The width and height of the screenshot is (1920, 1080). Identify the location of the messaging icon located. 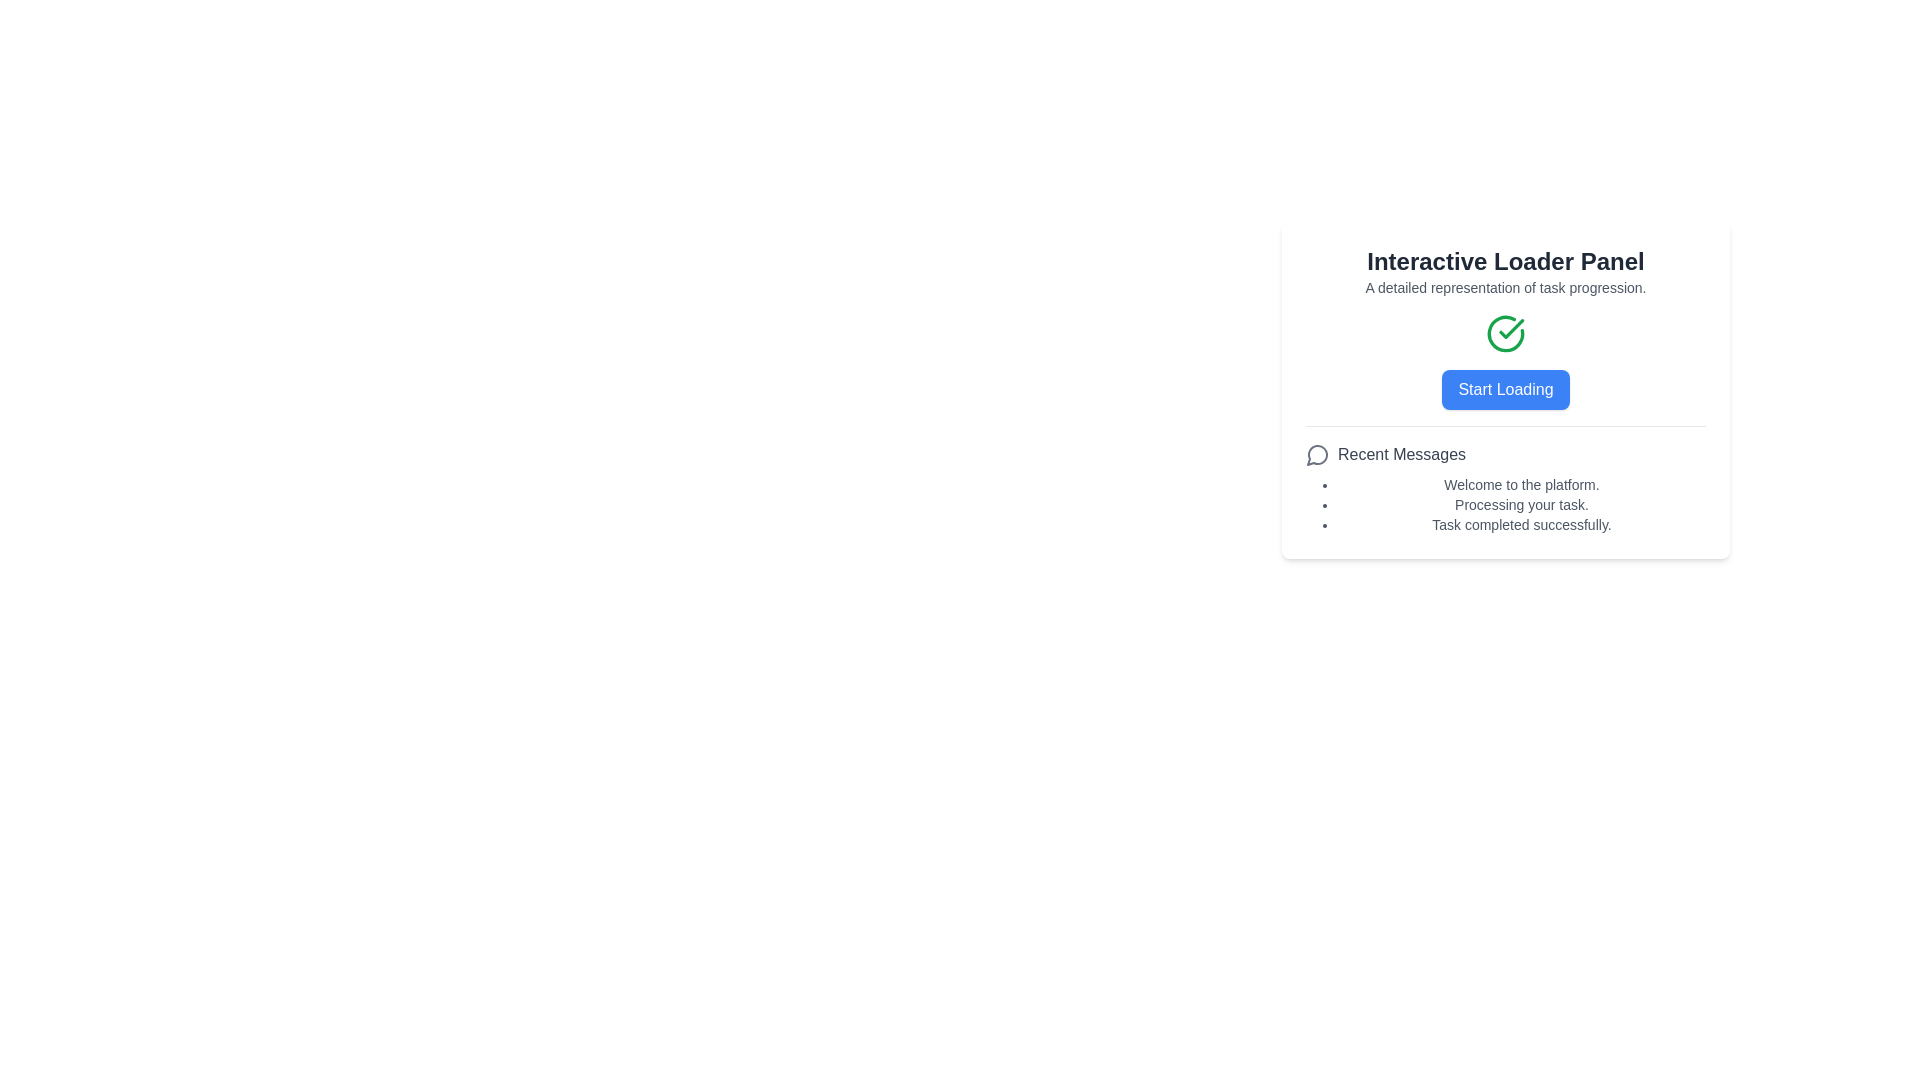
(1318, 455).